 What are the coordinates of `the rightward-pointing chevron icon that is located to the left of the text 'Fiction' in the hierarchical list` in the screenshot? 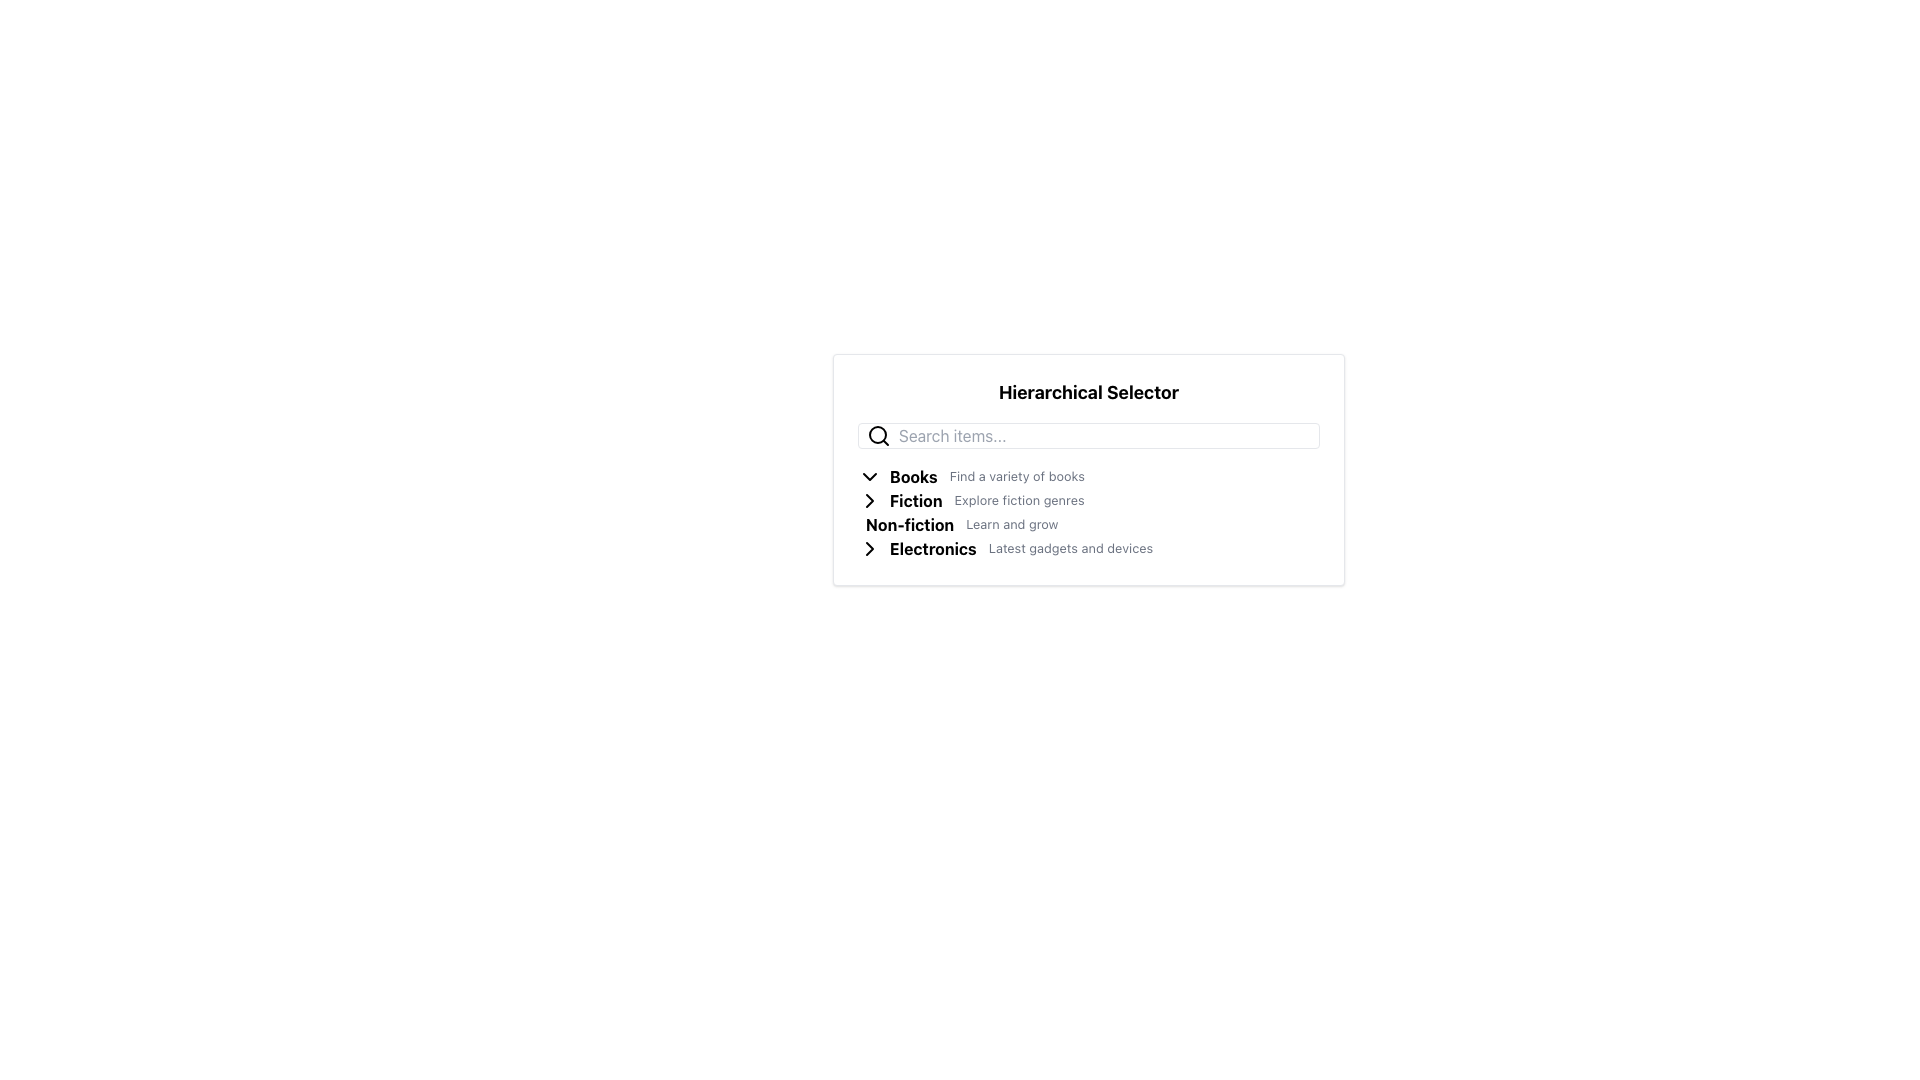 It's located at (869, 500).